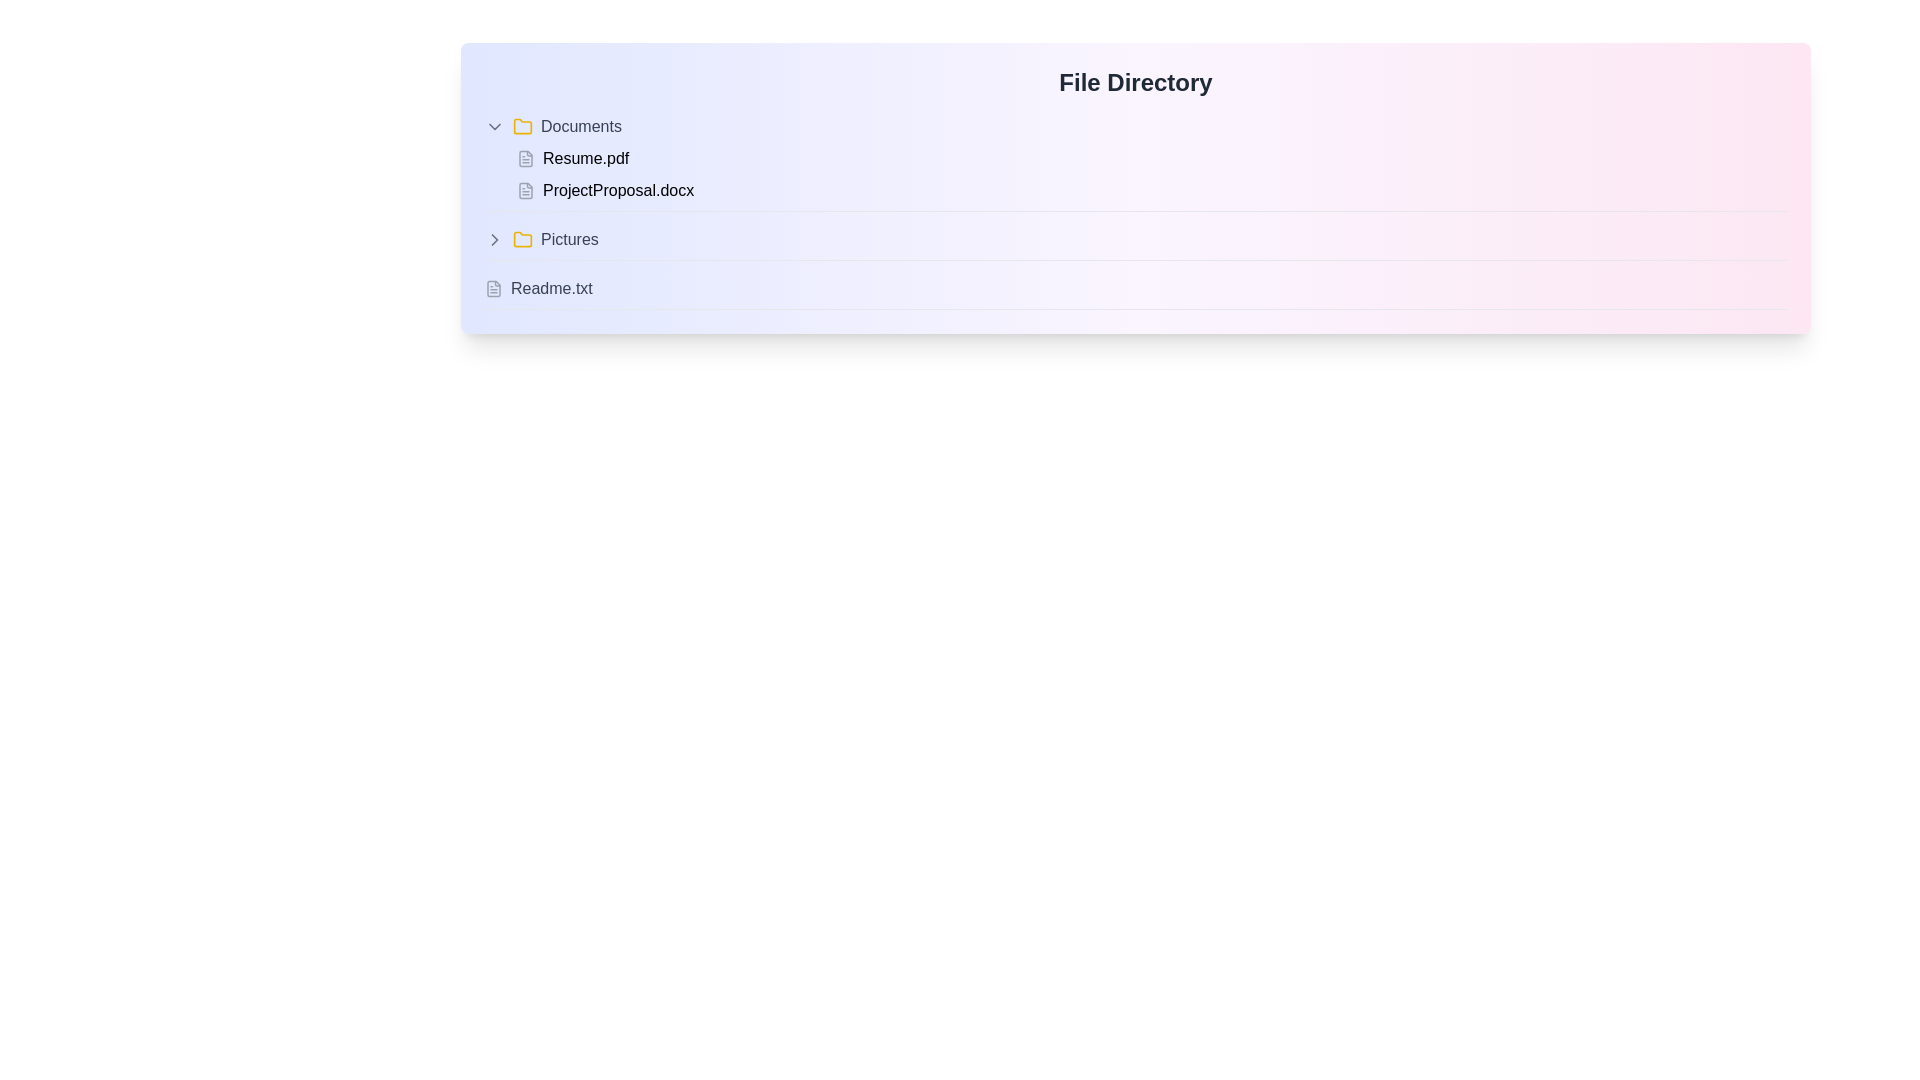 This screenshot has width=1920, height=1080. What do you see at coordinates (526, 157) in the screenshot?
I see `the document icon styled in light gray with a thin border, representing 'Resume.pdf', located in the 'Documents' folder section` at bounding box center [526, 157].